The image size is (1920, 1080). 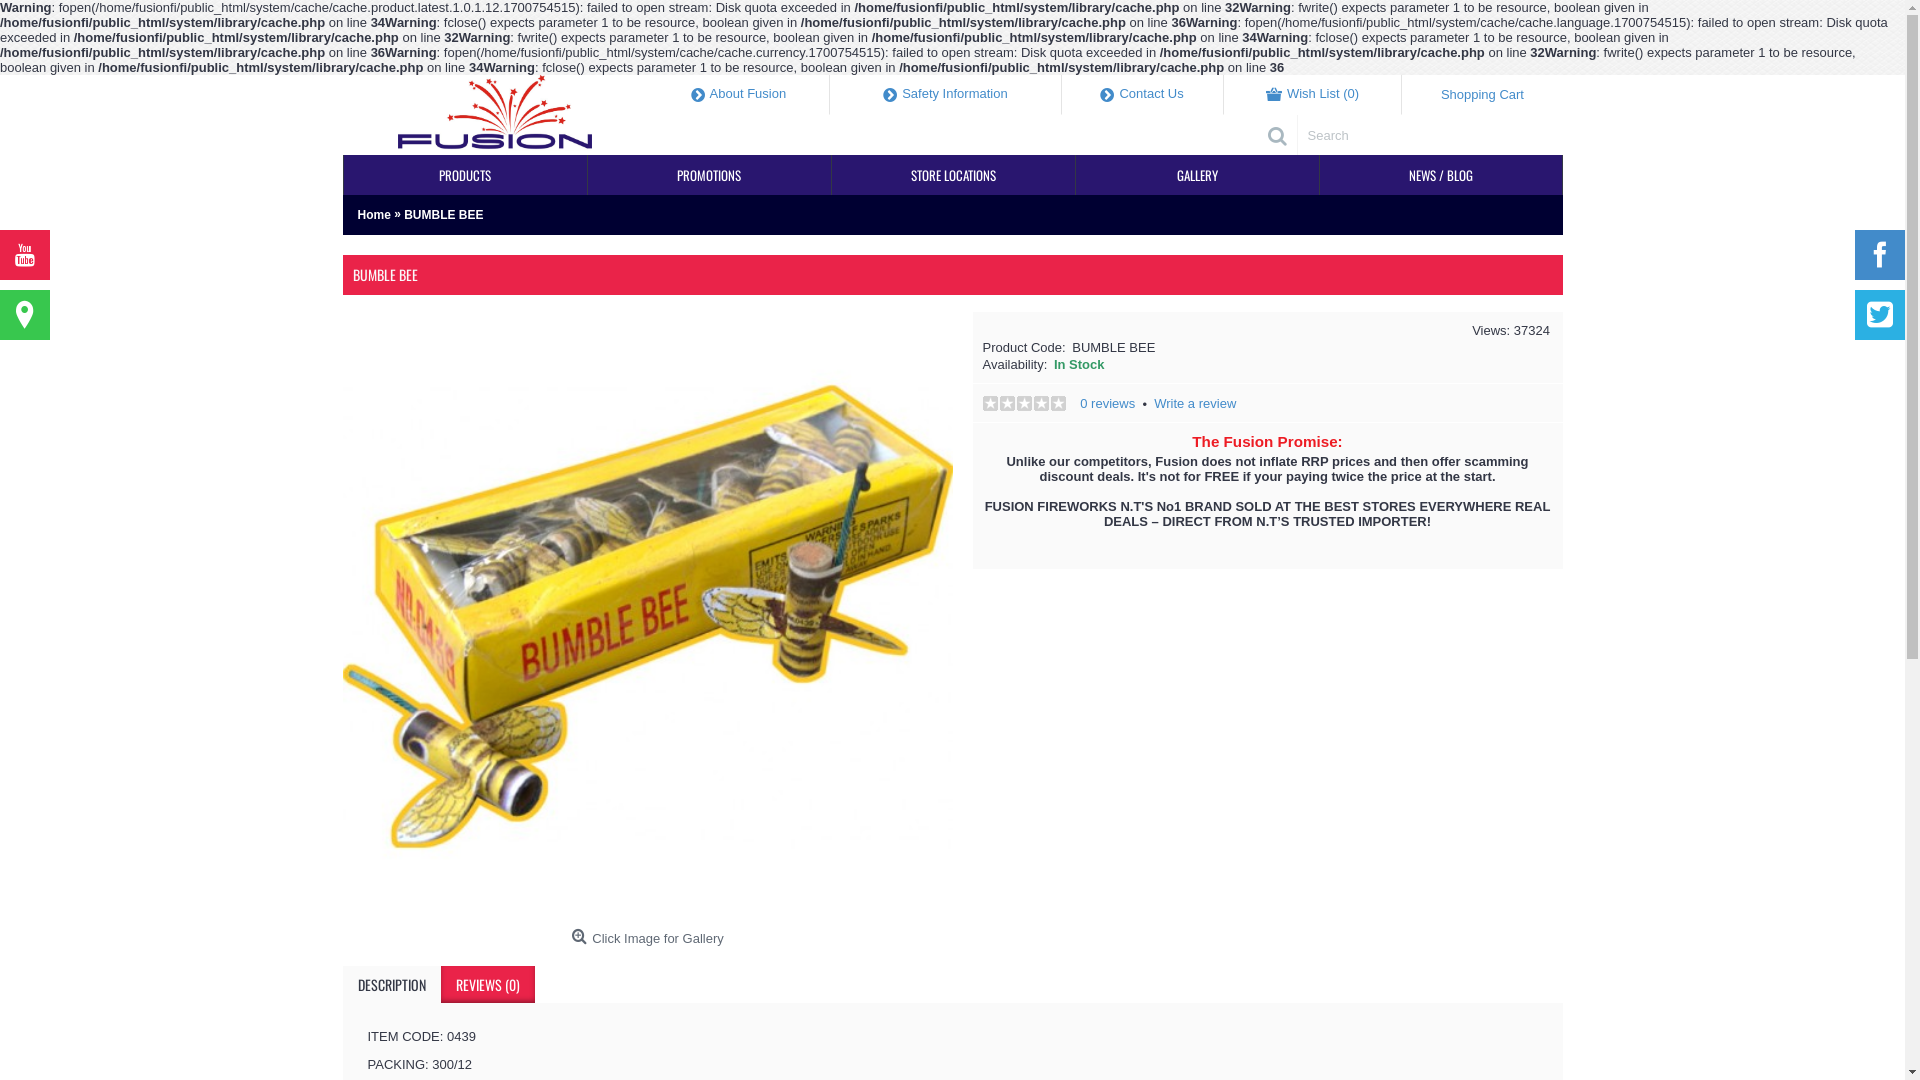 What do you see at coordinates (358, 215) in the screenshot?
I see `'Home'` at bounding box center [358, 215].